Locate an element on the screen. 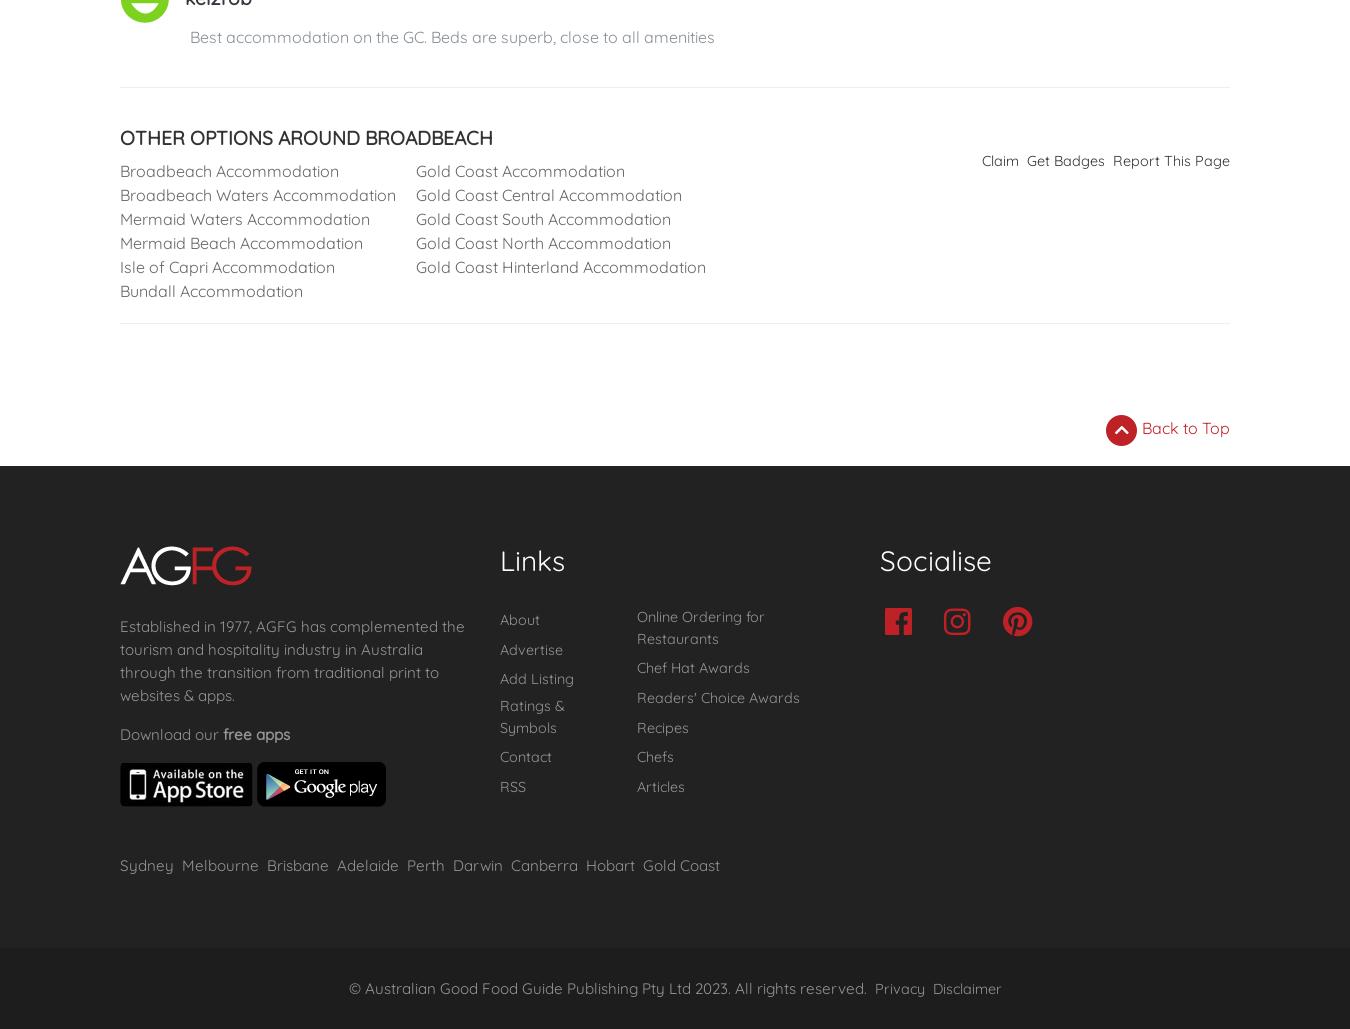 The image size is (1350, 1029). 'Broadbeach Waters Accommodation' is located at coordinates (256, 194).